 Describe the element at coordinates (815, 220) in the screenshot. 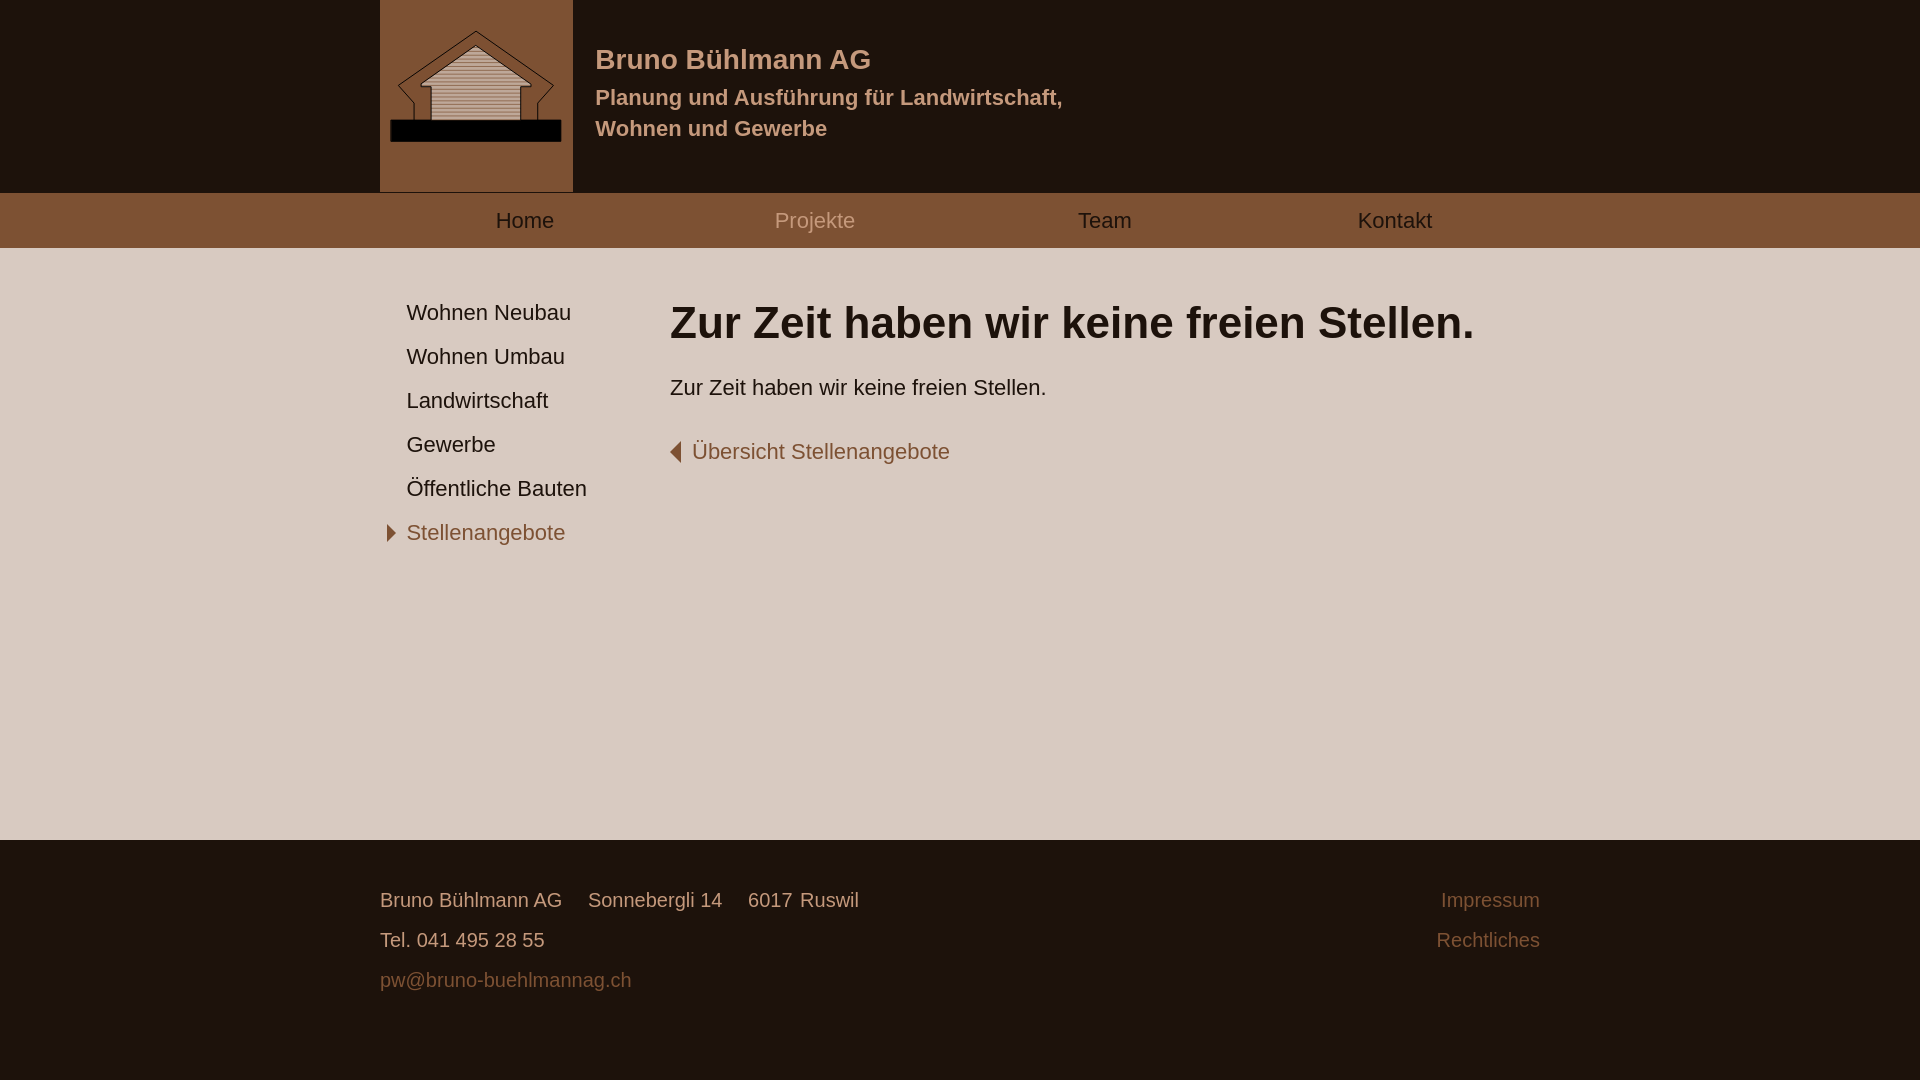

I see `'Projekte'` at that location.